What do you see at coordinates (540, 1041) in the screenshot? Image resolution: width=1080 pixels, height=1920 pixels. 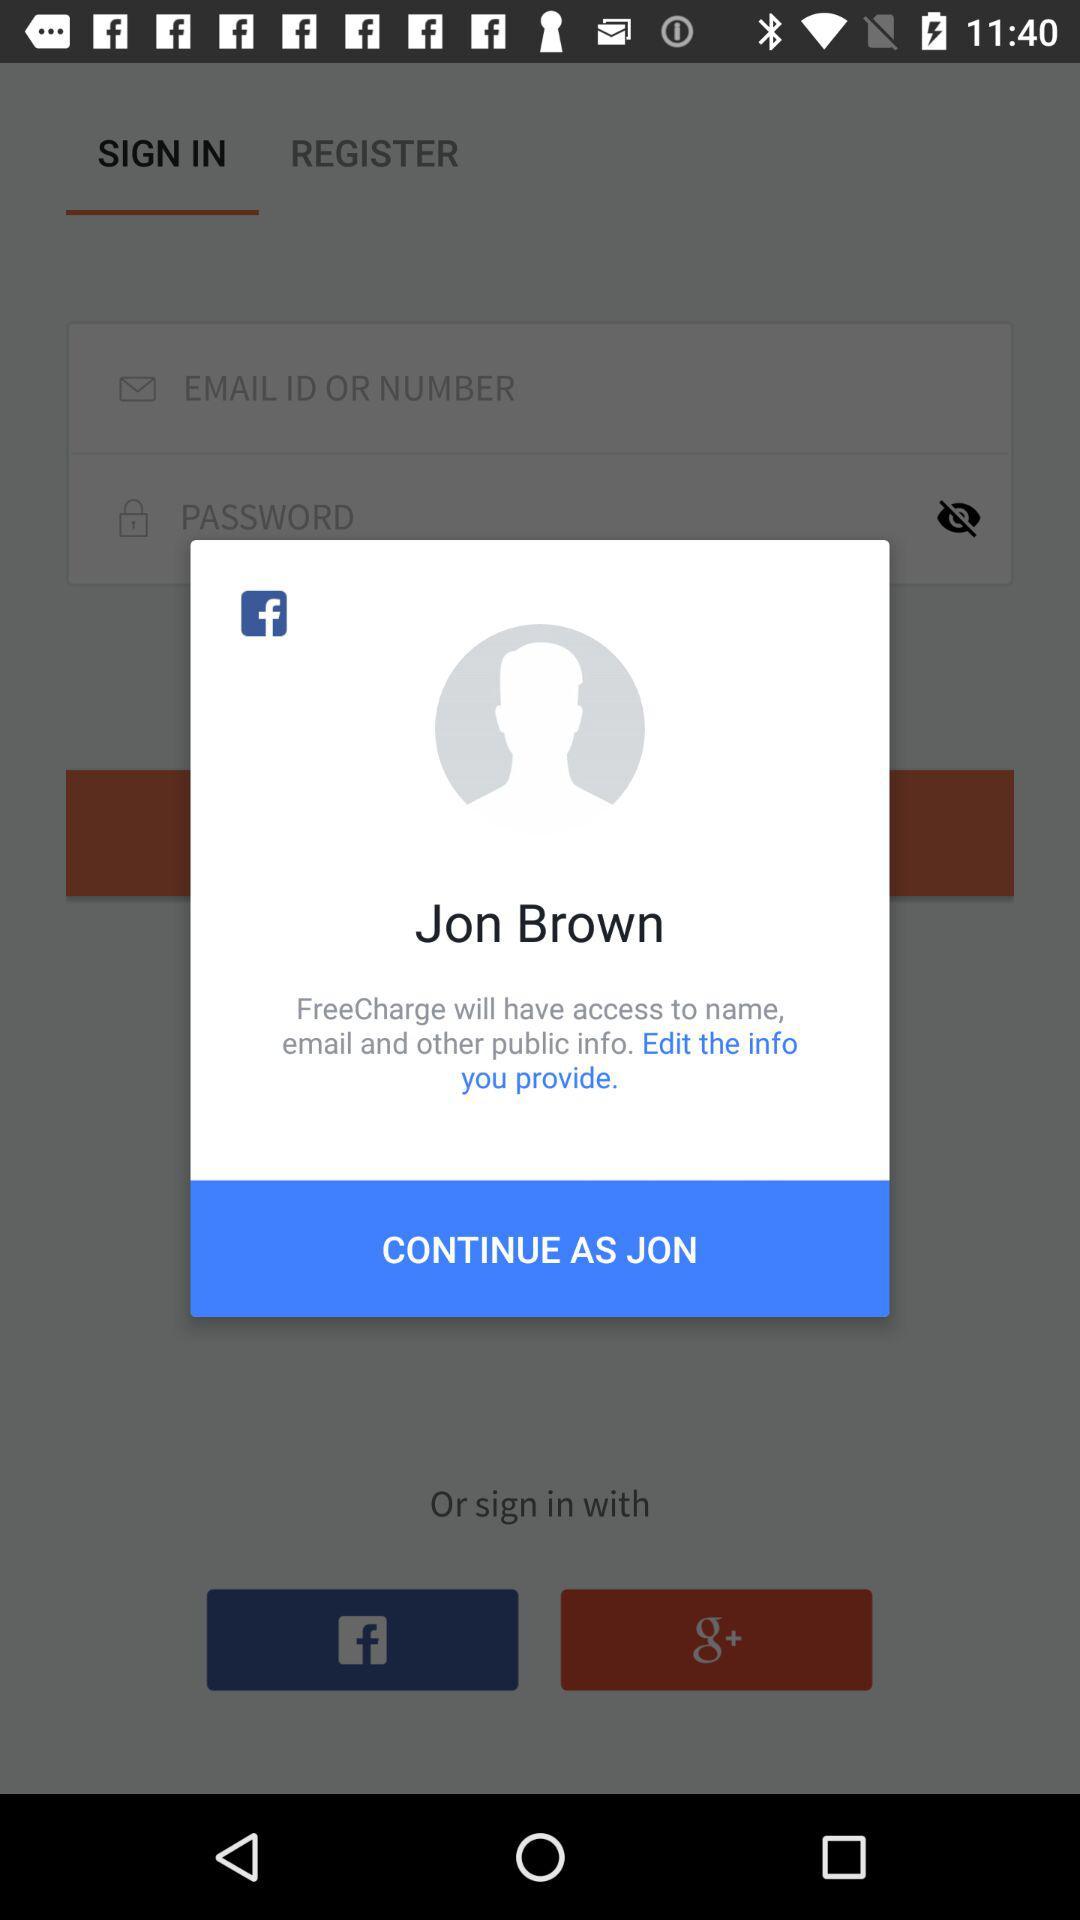 I see `icon above the continue as jon icon` at bounding box center [540, 1041].